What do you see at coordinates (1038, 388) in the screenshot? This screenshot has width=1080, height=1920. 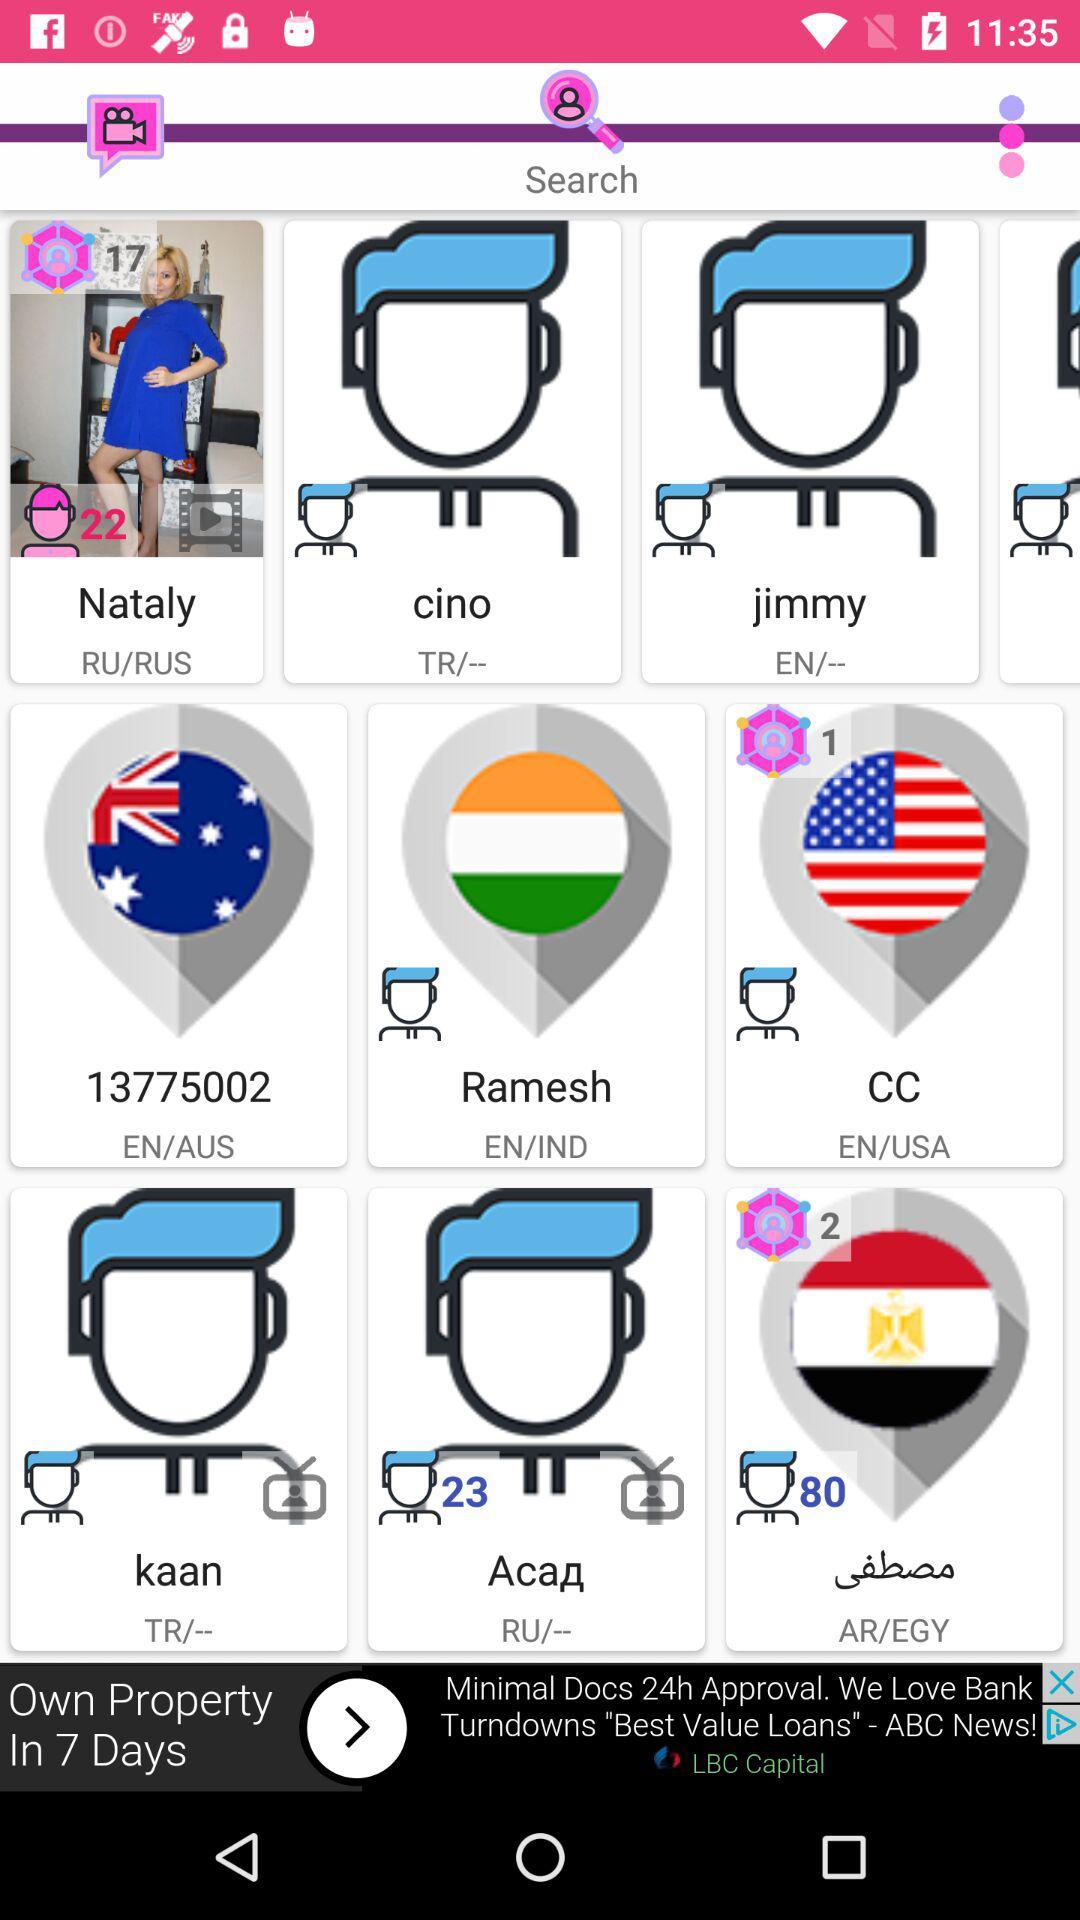 I see `profile picture` at bounding box center [1038, 388].